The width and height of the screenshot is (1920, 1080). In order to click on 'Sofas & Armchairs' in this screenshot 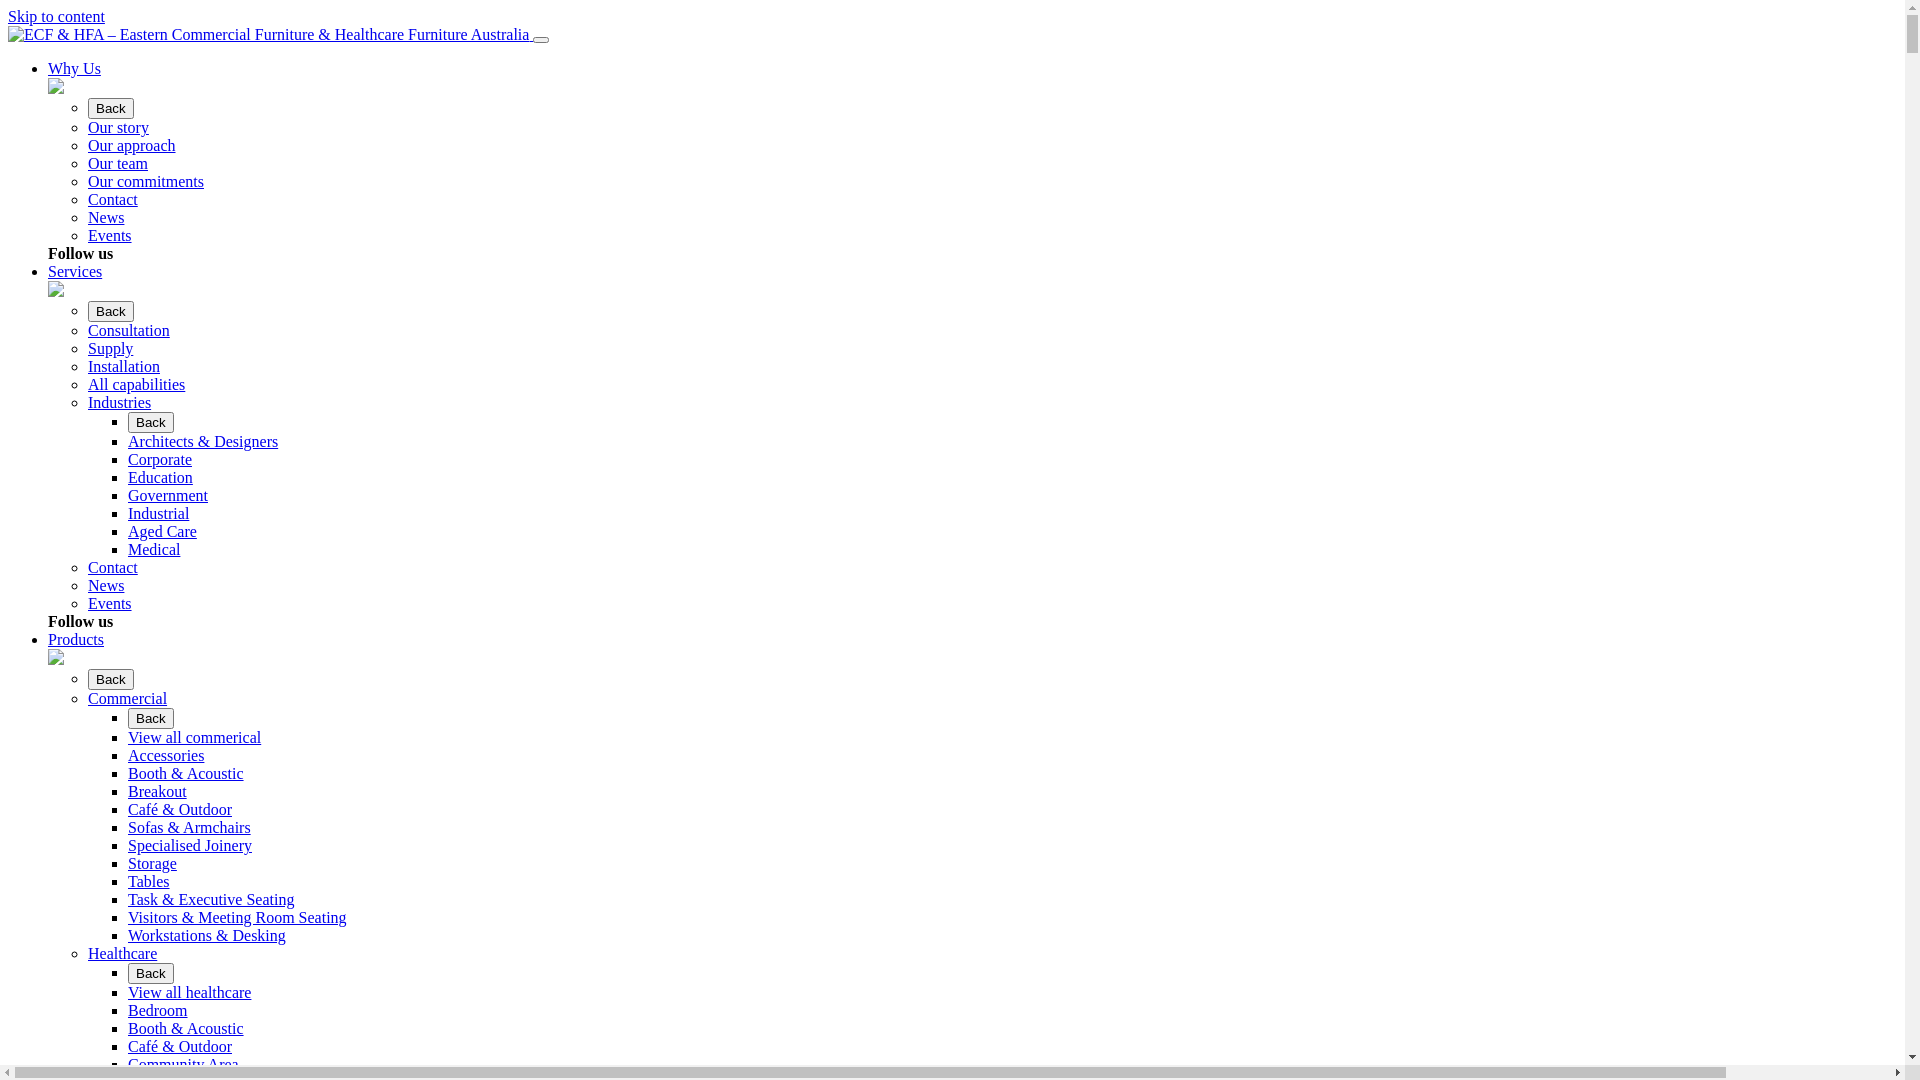, I will do `click(189, 827)`.